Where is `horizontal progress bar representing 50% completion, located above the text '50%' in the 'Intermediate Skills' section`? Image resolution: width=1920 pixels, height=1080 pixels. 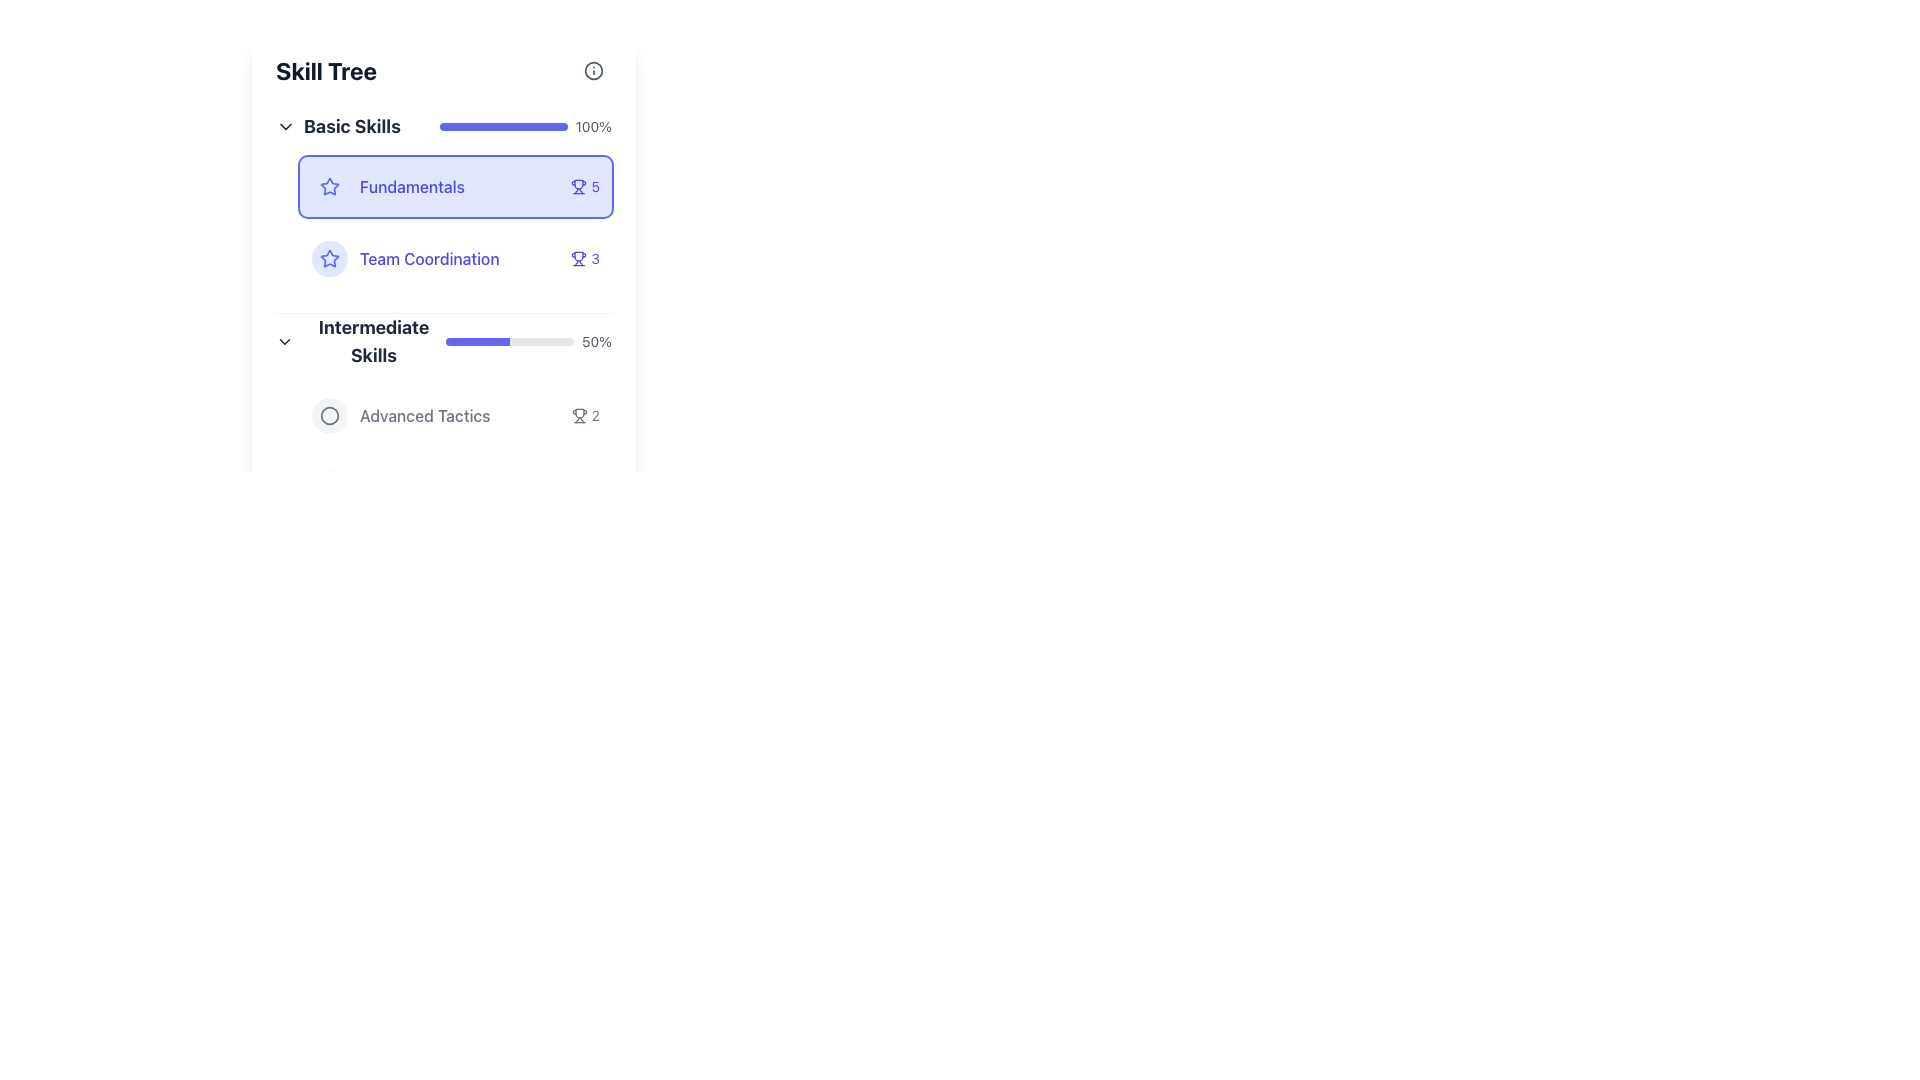
horizontal progress bar representing 50% completion, located above the text '50%' in the 'Intermediate Skills' section is located at coordinates (509, 341).